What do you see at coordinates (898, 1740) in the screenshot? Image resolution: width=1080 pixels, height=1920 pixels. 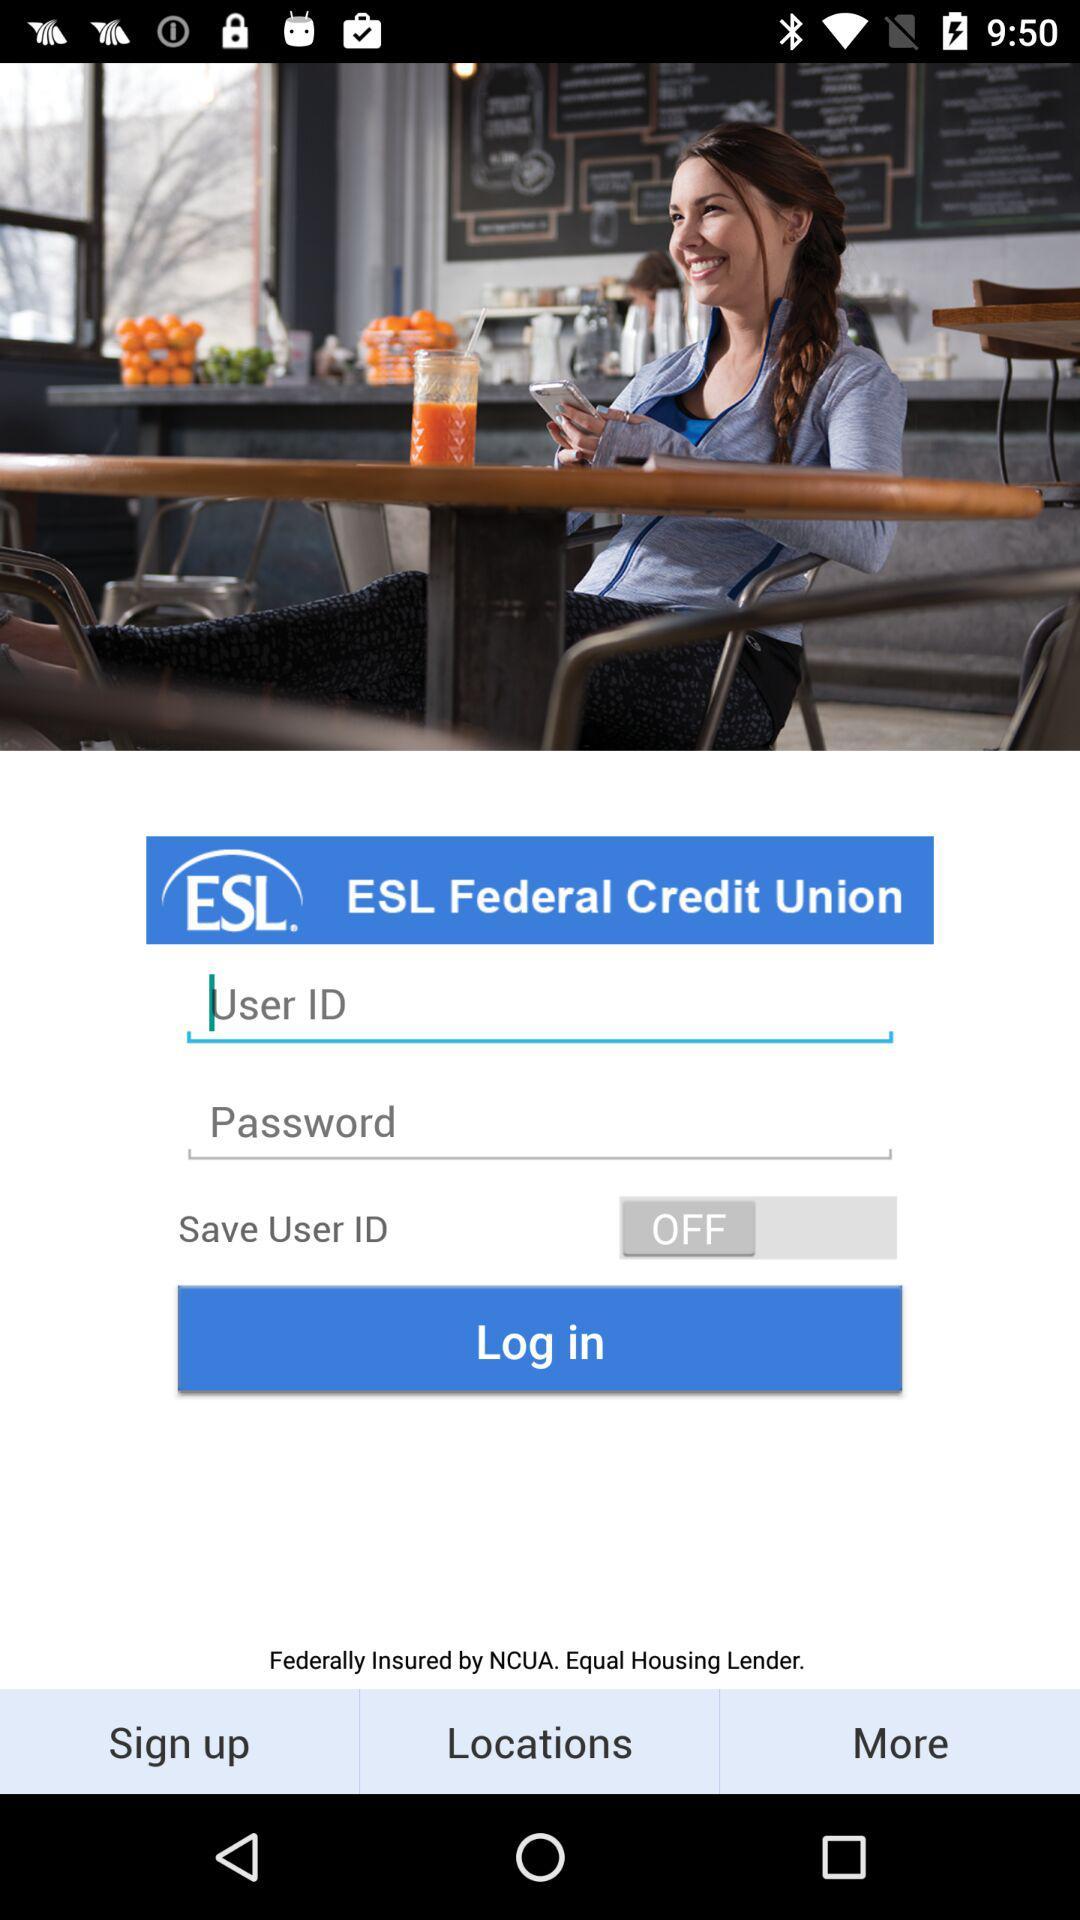 I see `the more item` at bounding box center [898, 1740].